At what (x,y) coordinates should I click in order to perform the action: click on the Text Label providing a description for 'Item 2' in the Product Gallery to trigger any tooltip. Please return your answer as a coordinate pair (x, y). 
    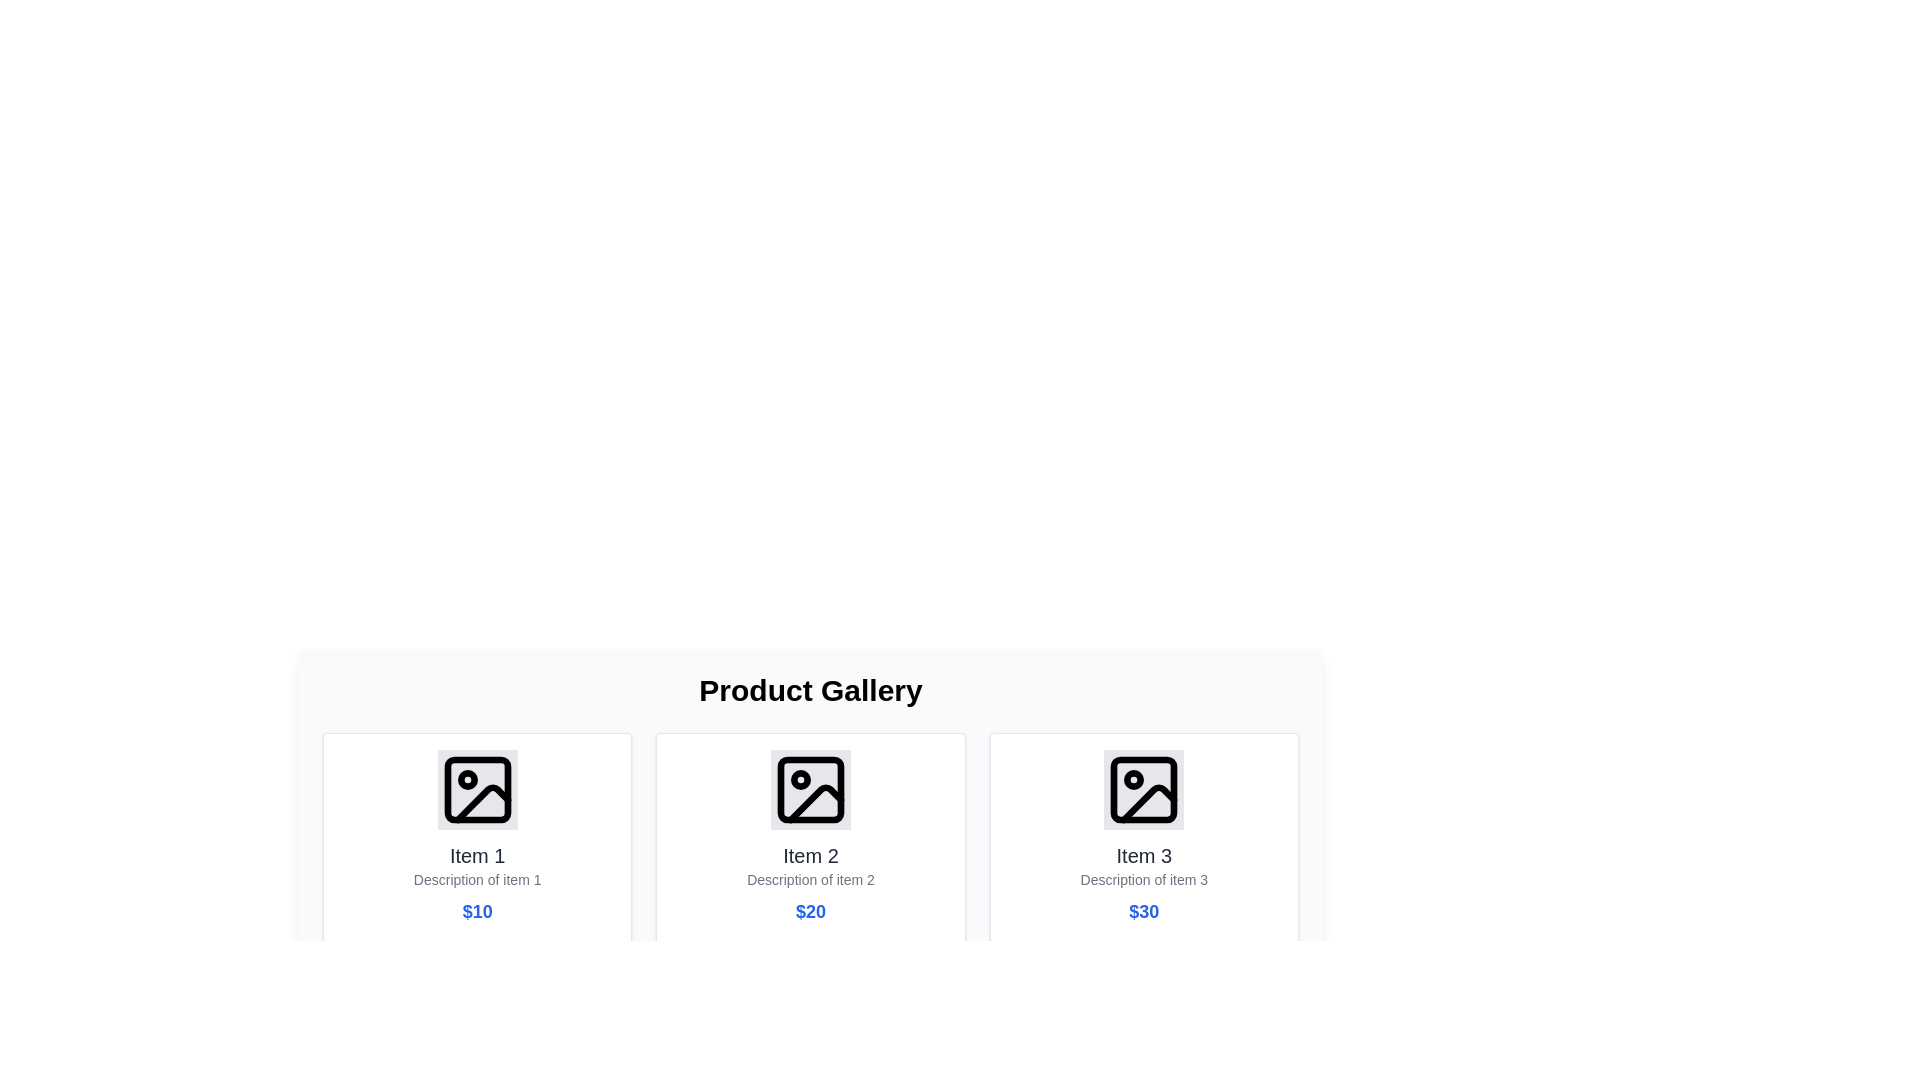
    Looking at the image, I should click on (811, 878).